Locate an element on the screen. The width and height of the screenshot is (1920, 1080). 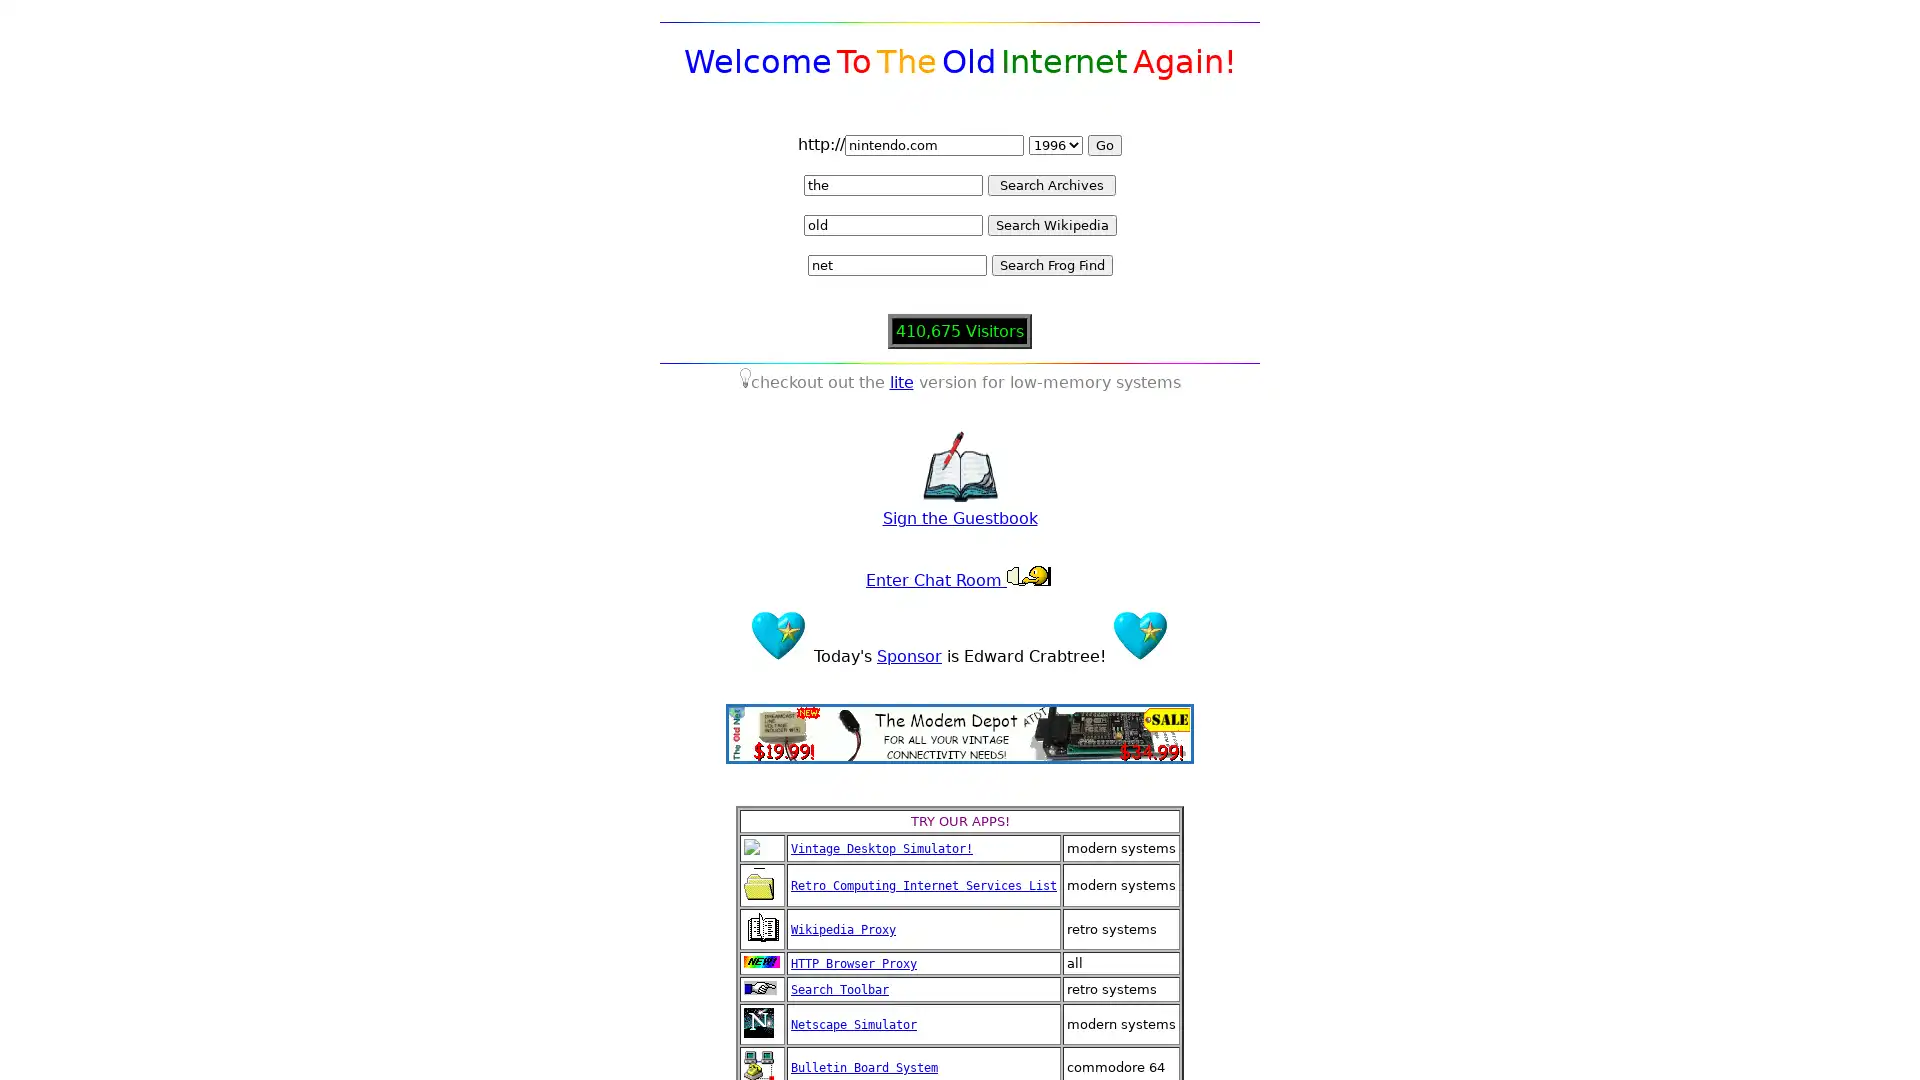
Search Archives is located at coordinates (1050, 185).